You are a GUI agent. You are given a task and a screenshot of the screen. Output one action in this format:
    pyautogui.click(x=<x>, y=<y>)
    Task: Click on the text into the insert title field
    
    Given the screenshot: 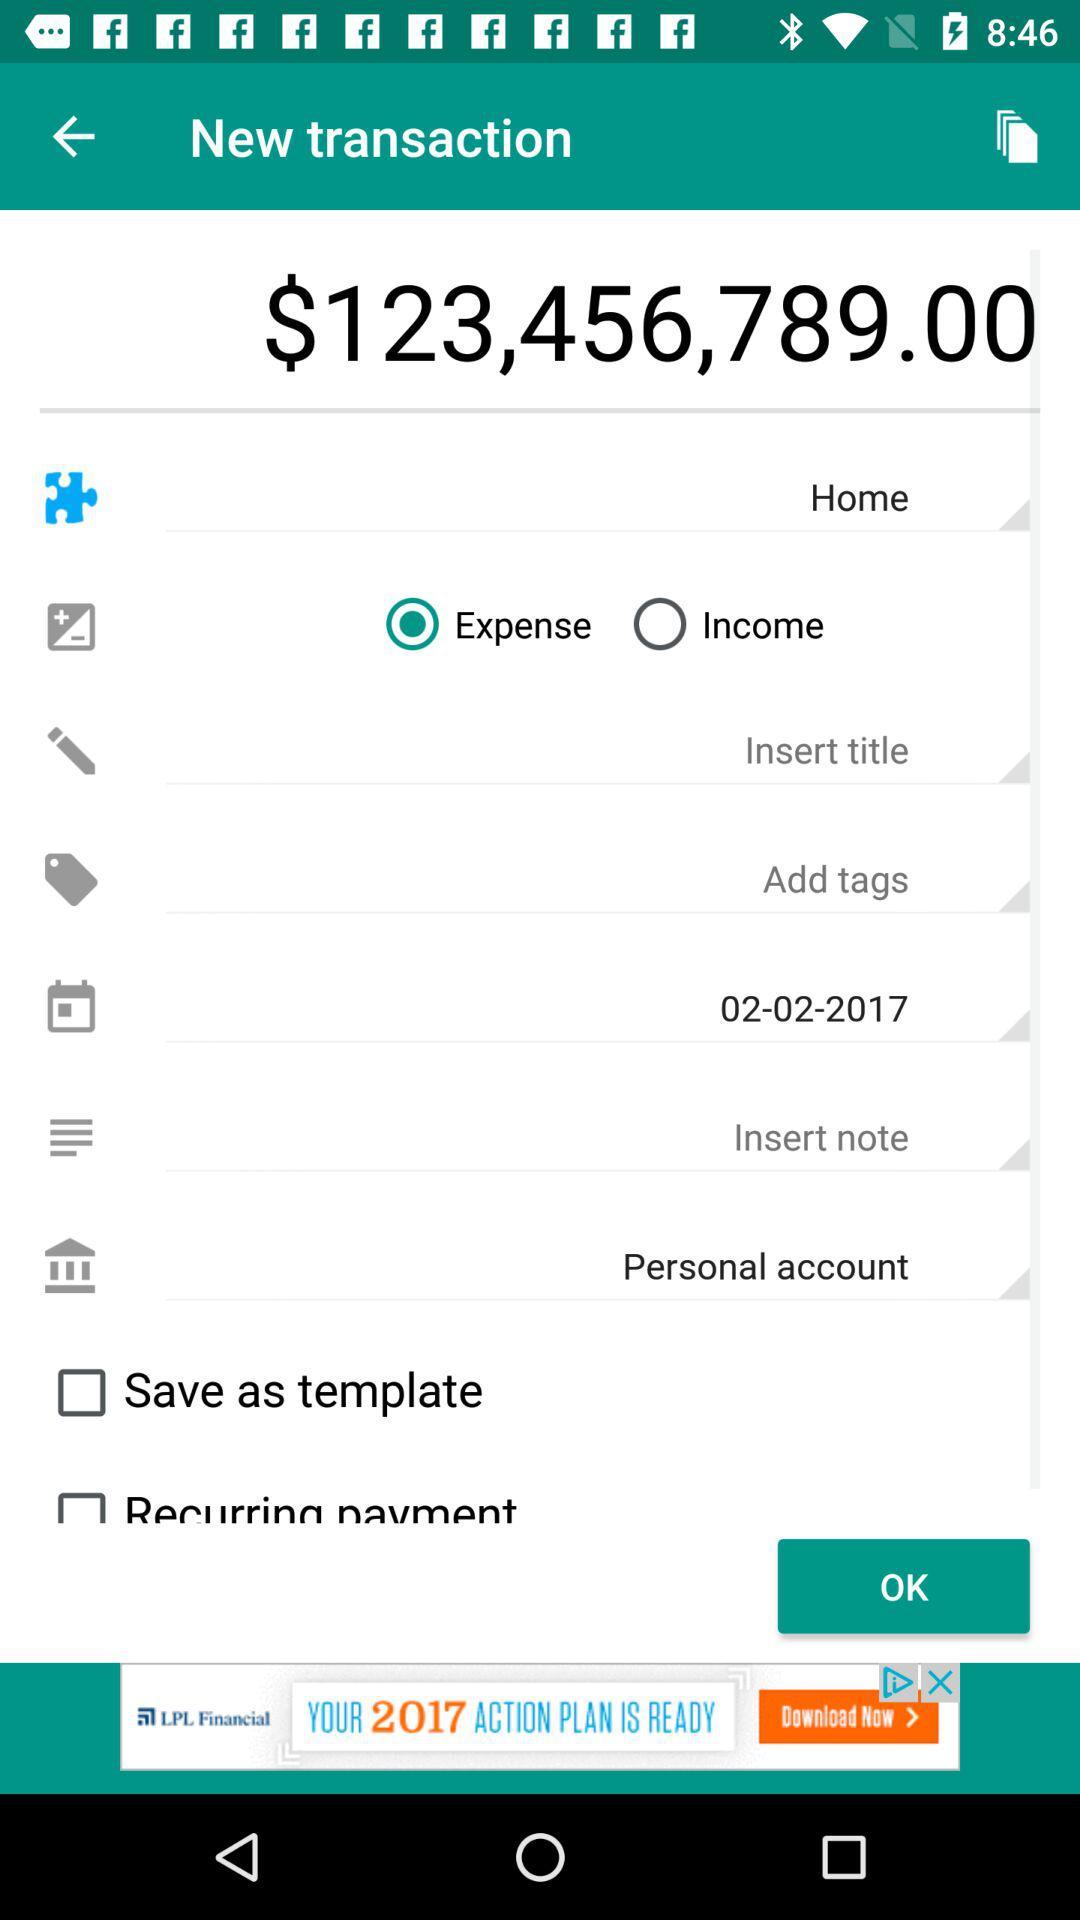 What is the action you would take?
    pyautogui.click(x=596, y=749)
    